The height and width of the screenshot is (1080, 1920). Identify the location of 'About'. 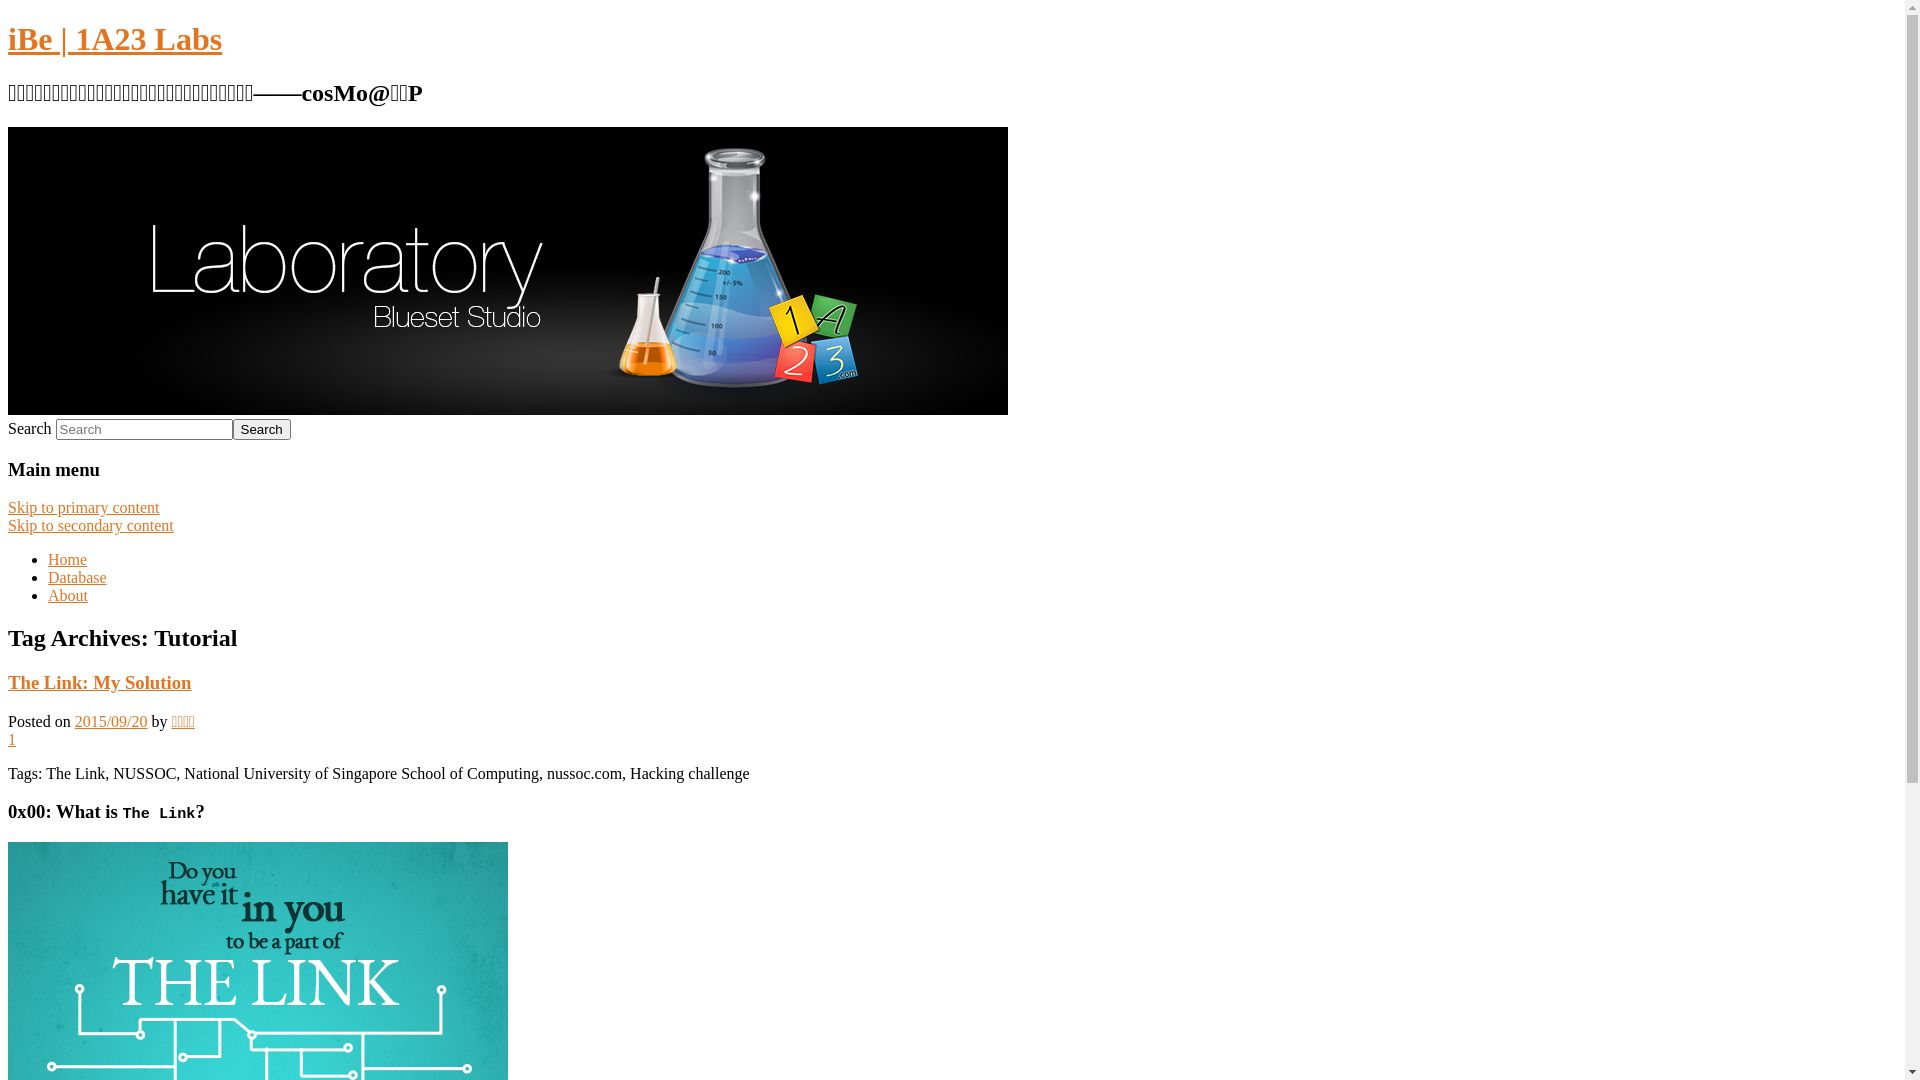
(67, 594).